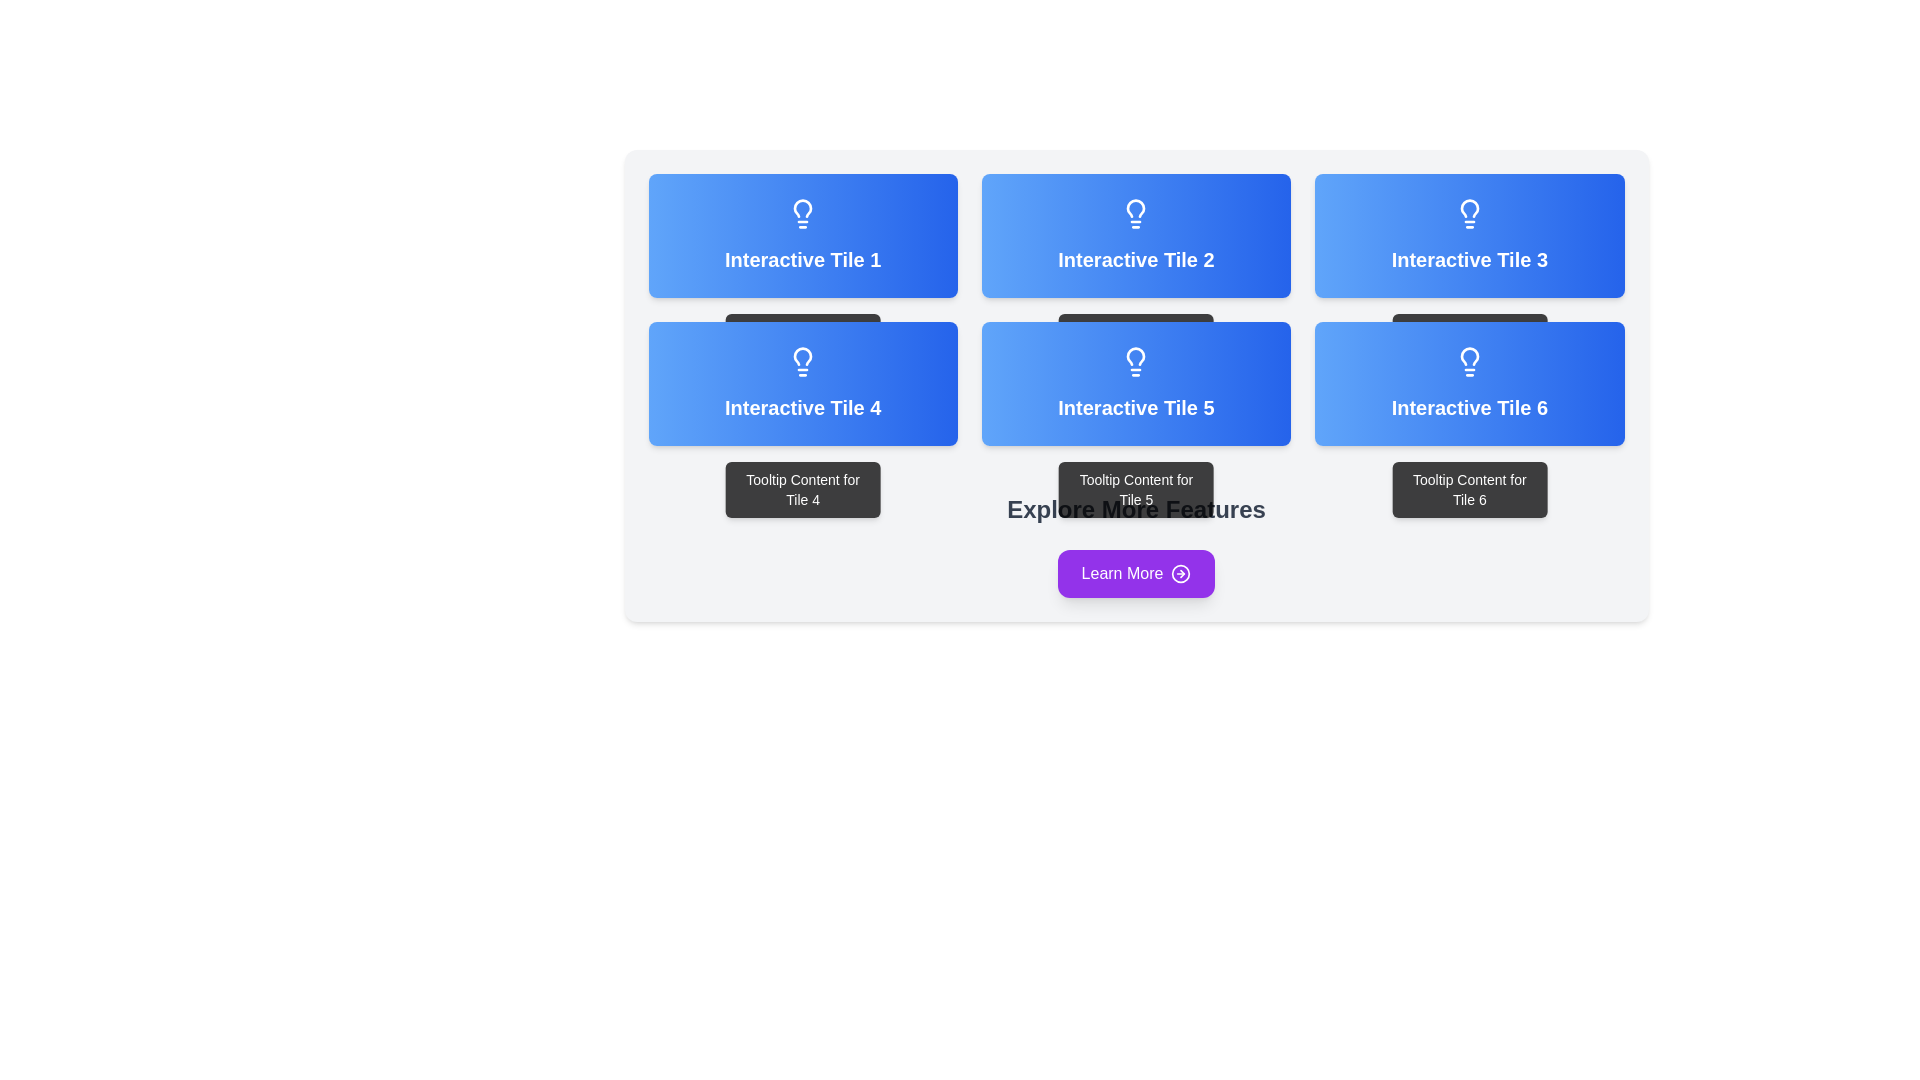  What do you see at coordinates (803, 489) in the screenshot?
I see `text of the tooltip located directly beneath 'Interactive Tile 4', which is horizontally centered with respect to the tile` at bounding box center [803, 489].